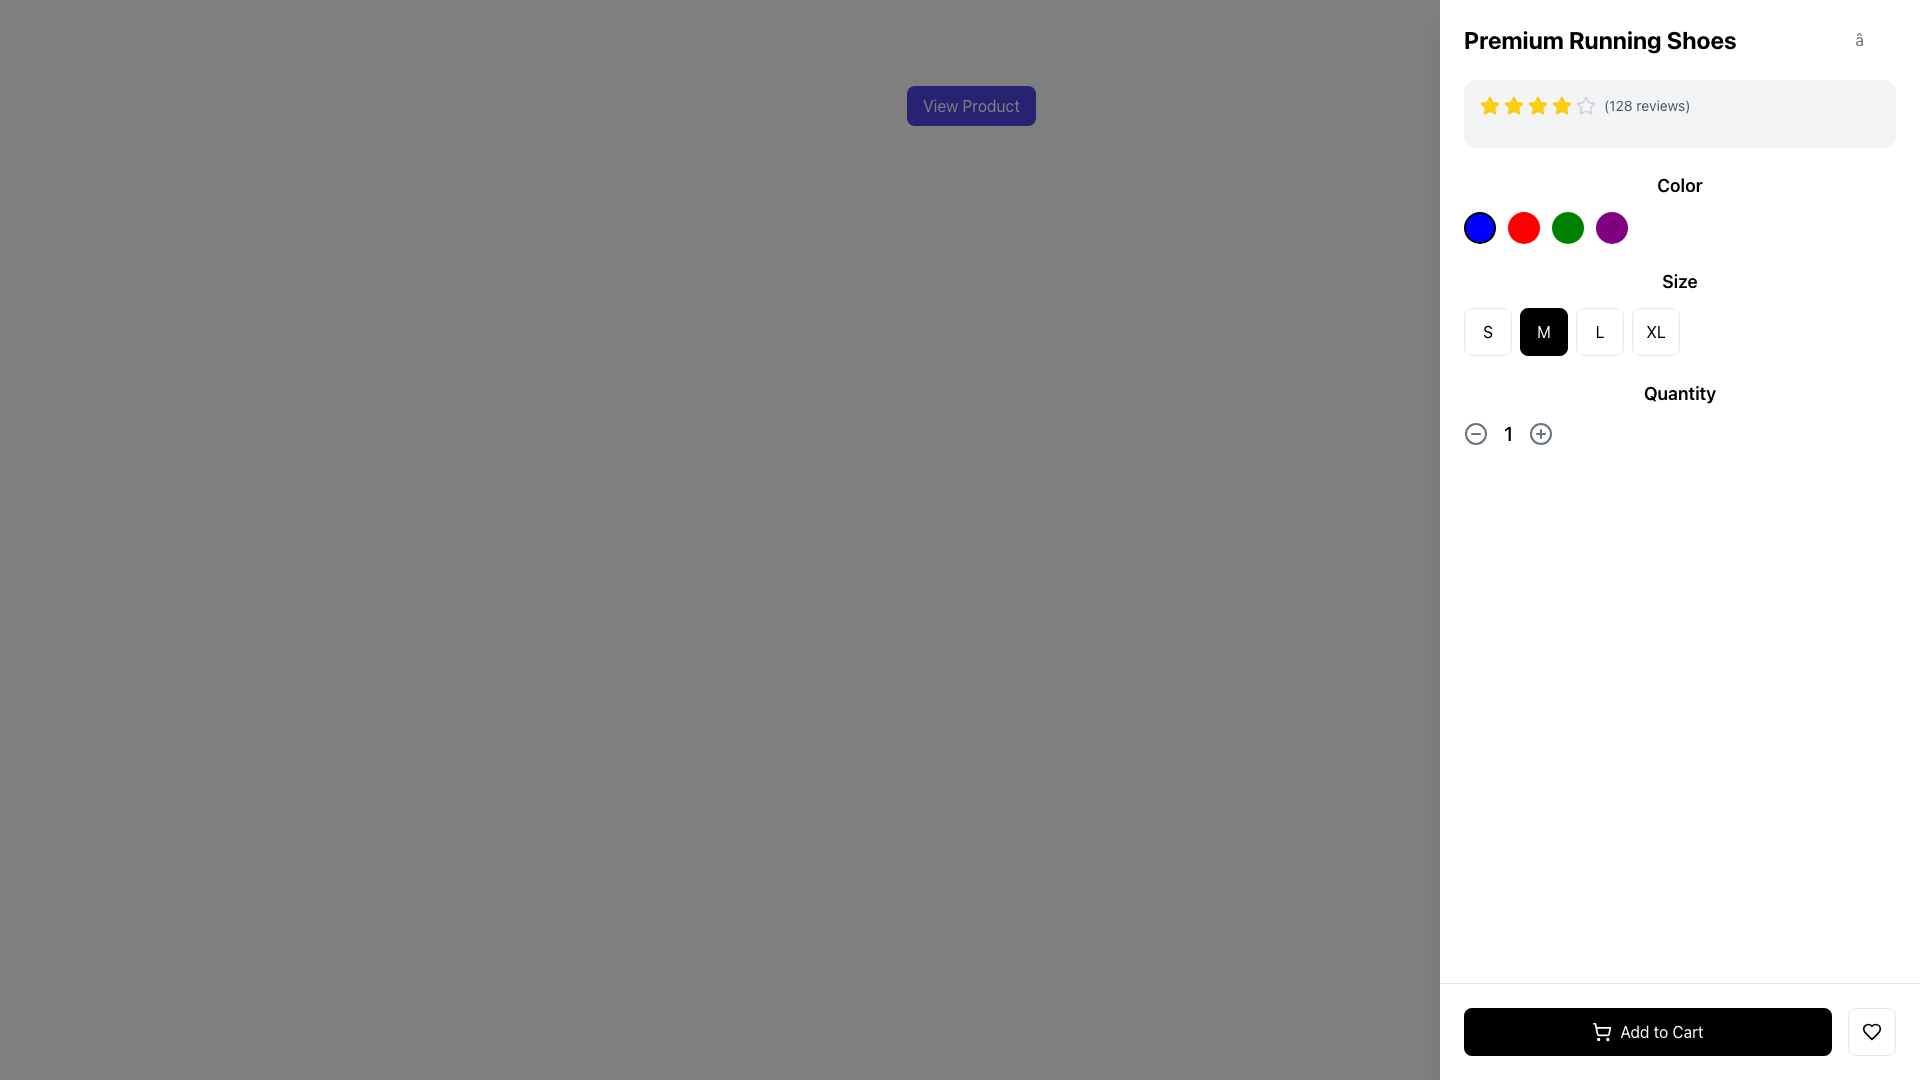 This screenshot has width=1920, height=1080. I want to click on the fourth star icon in the rating system for 'Premium Running Shoes' to indicate a selection or evaluation, so click(1584, 105).